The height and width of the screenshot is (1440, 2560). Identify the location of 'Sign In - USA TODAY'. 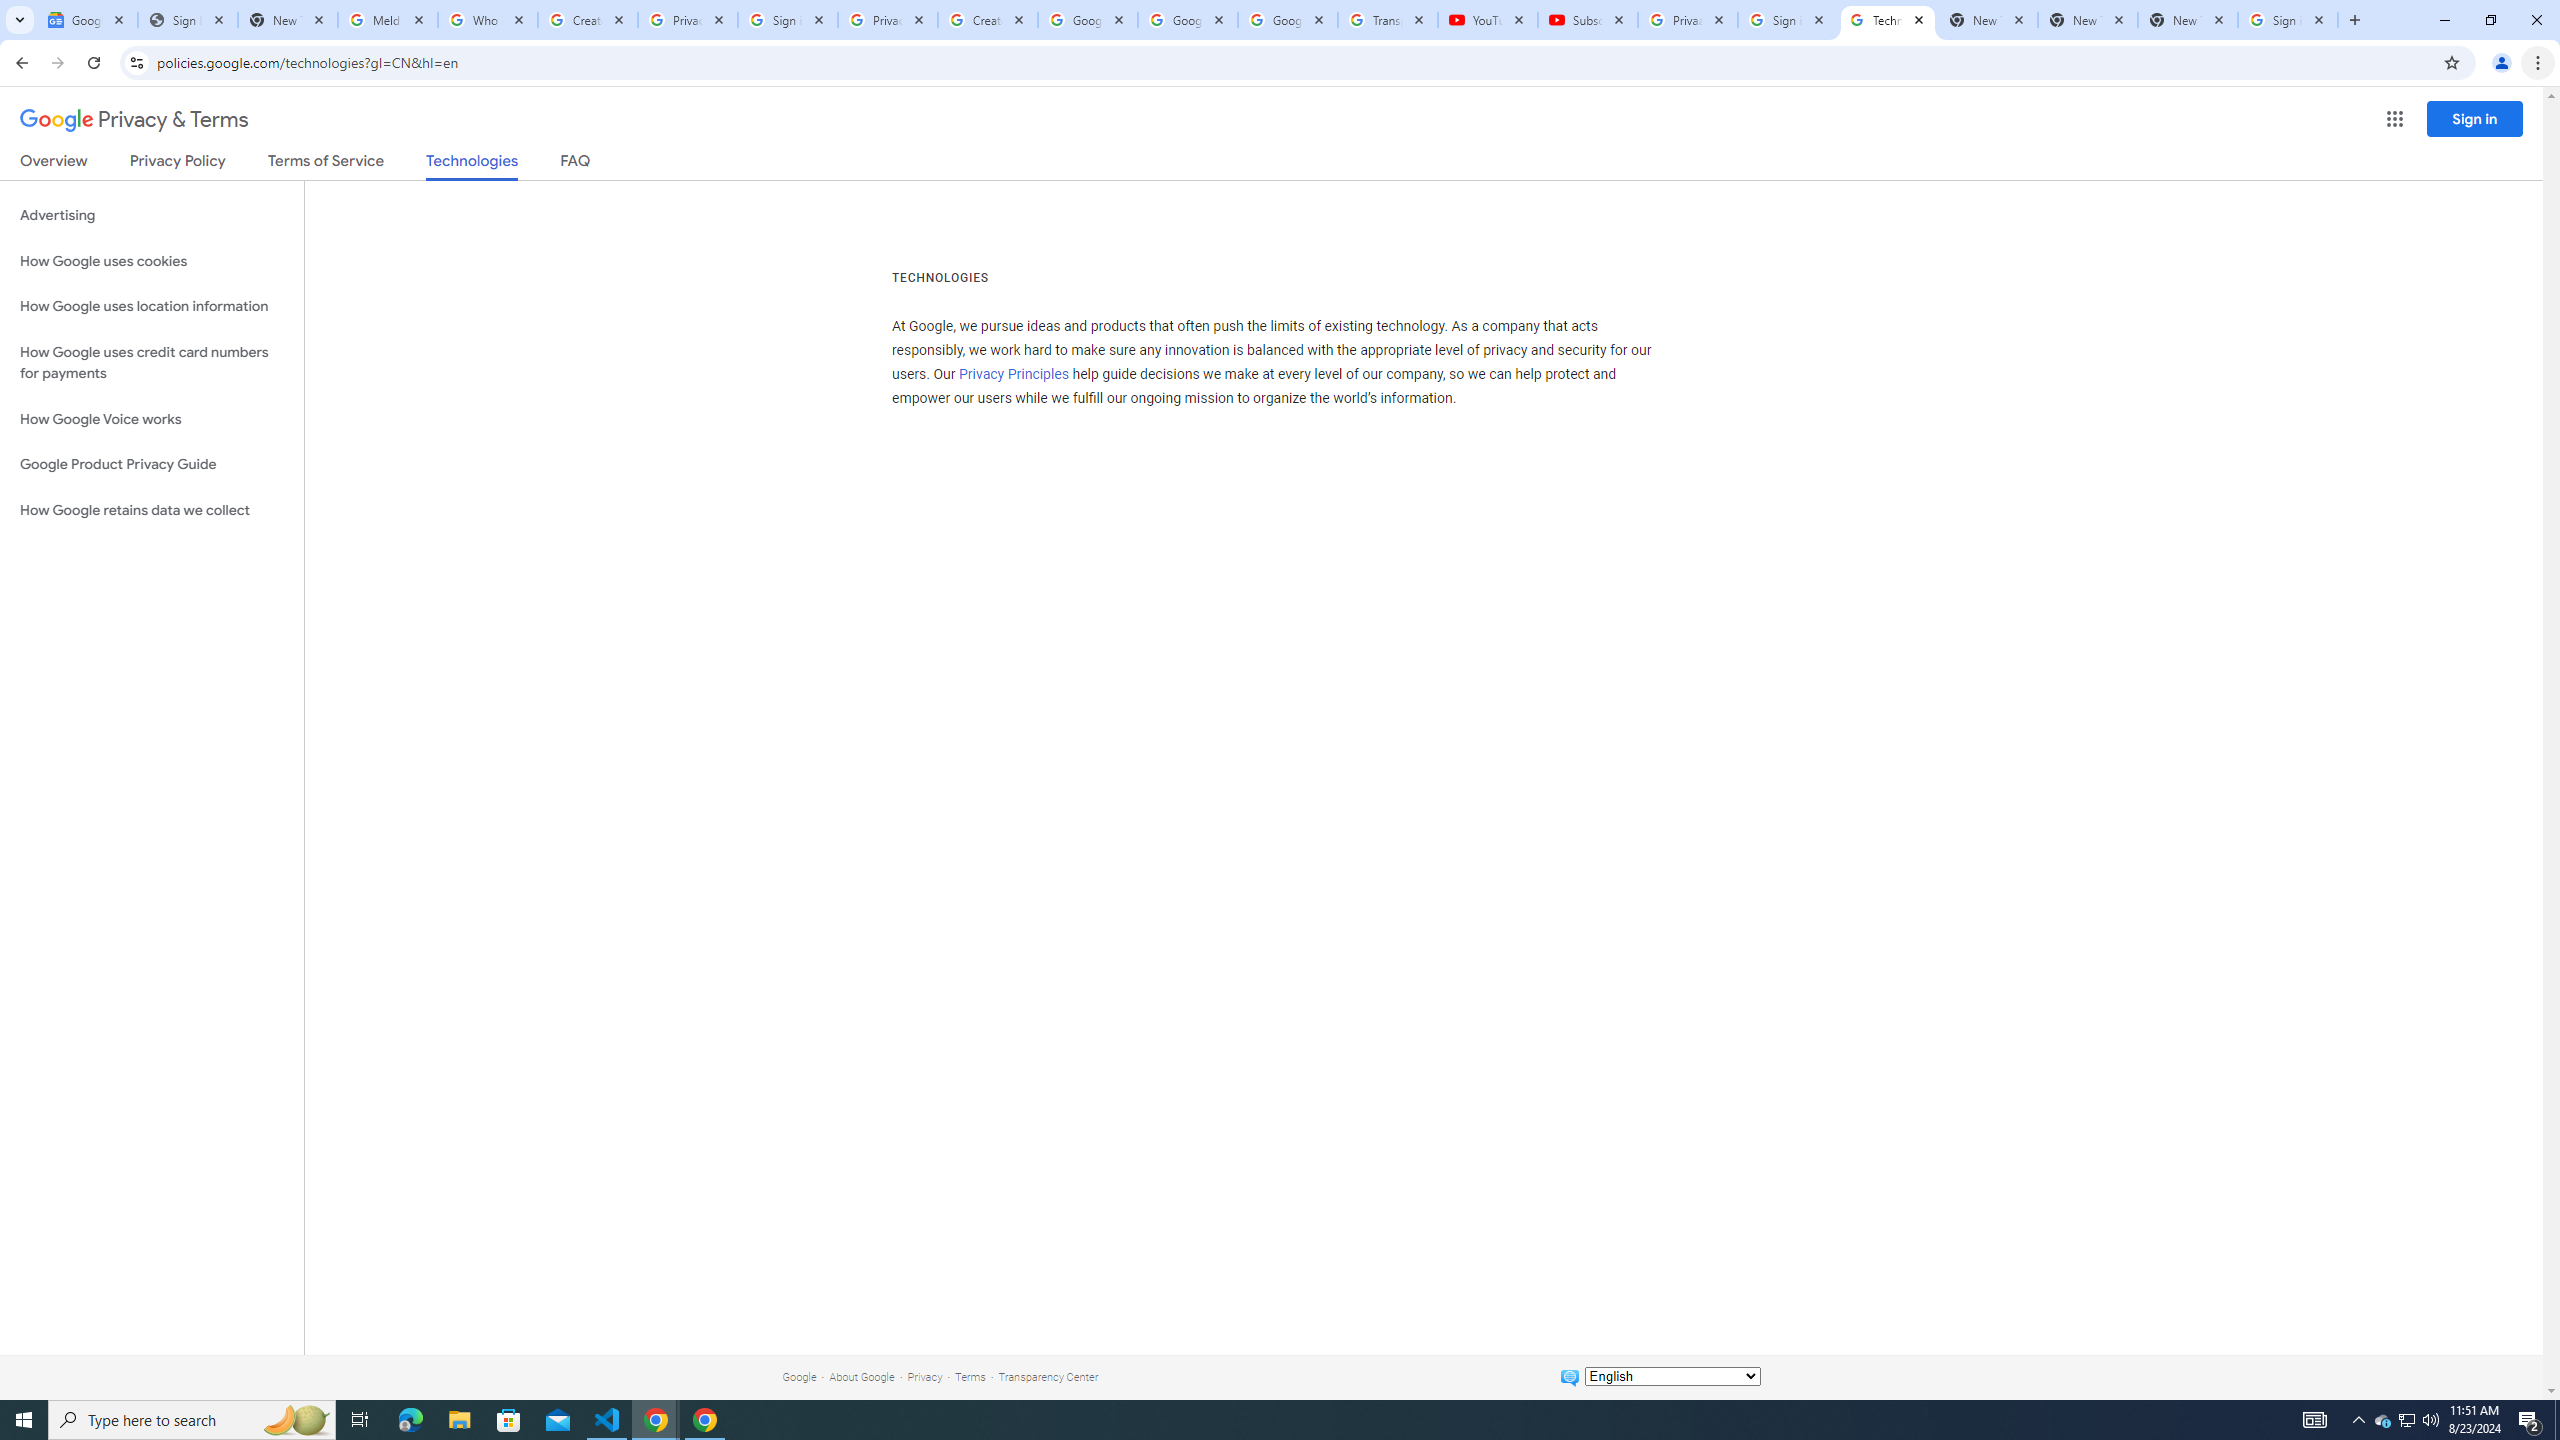
(186, 19).